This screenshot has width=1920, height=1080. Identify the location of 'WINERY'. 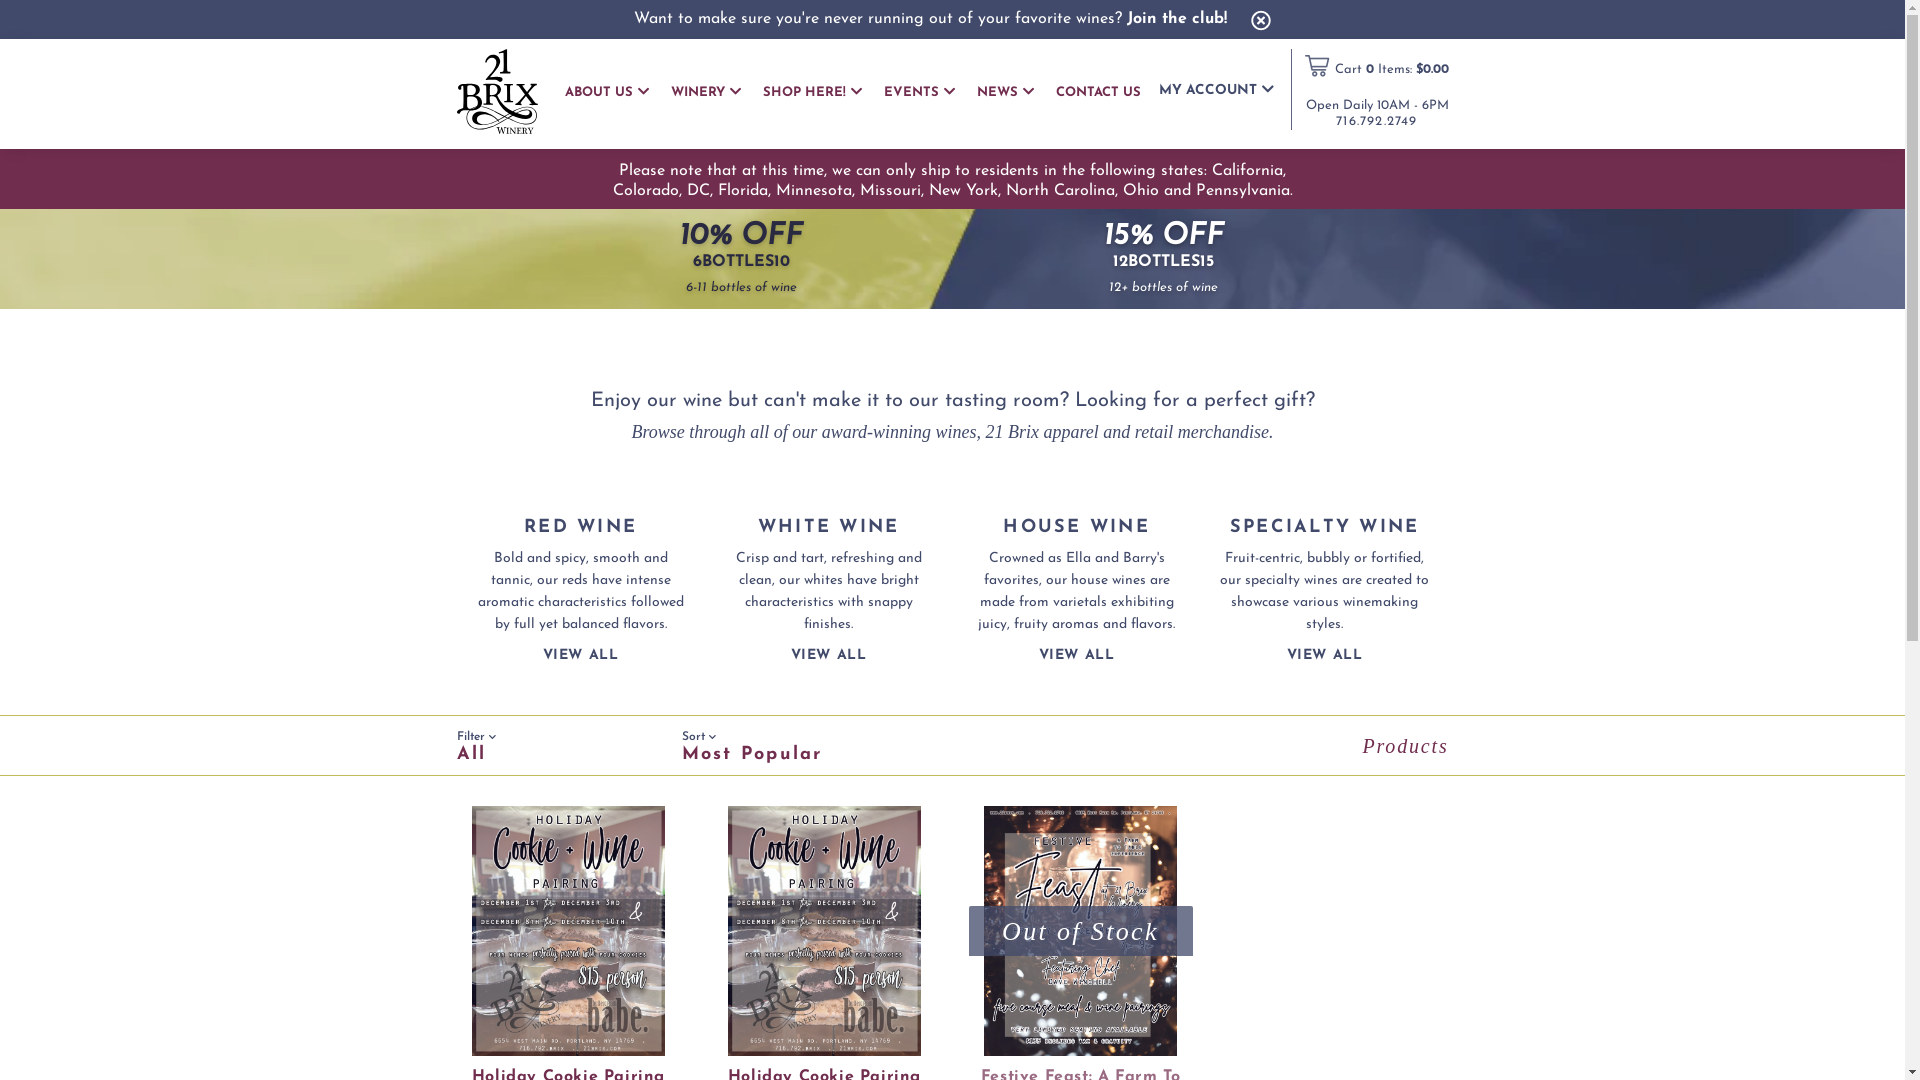
(705, 92).